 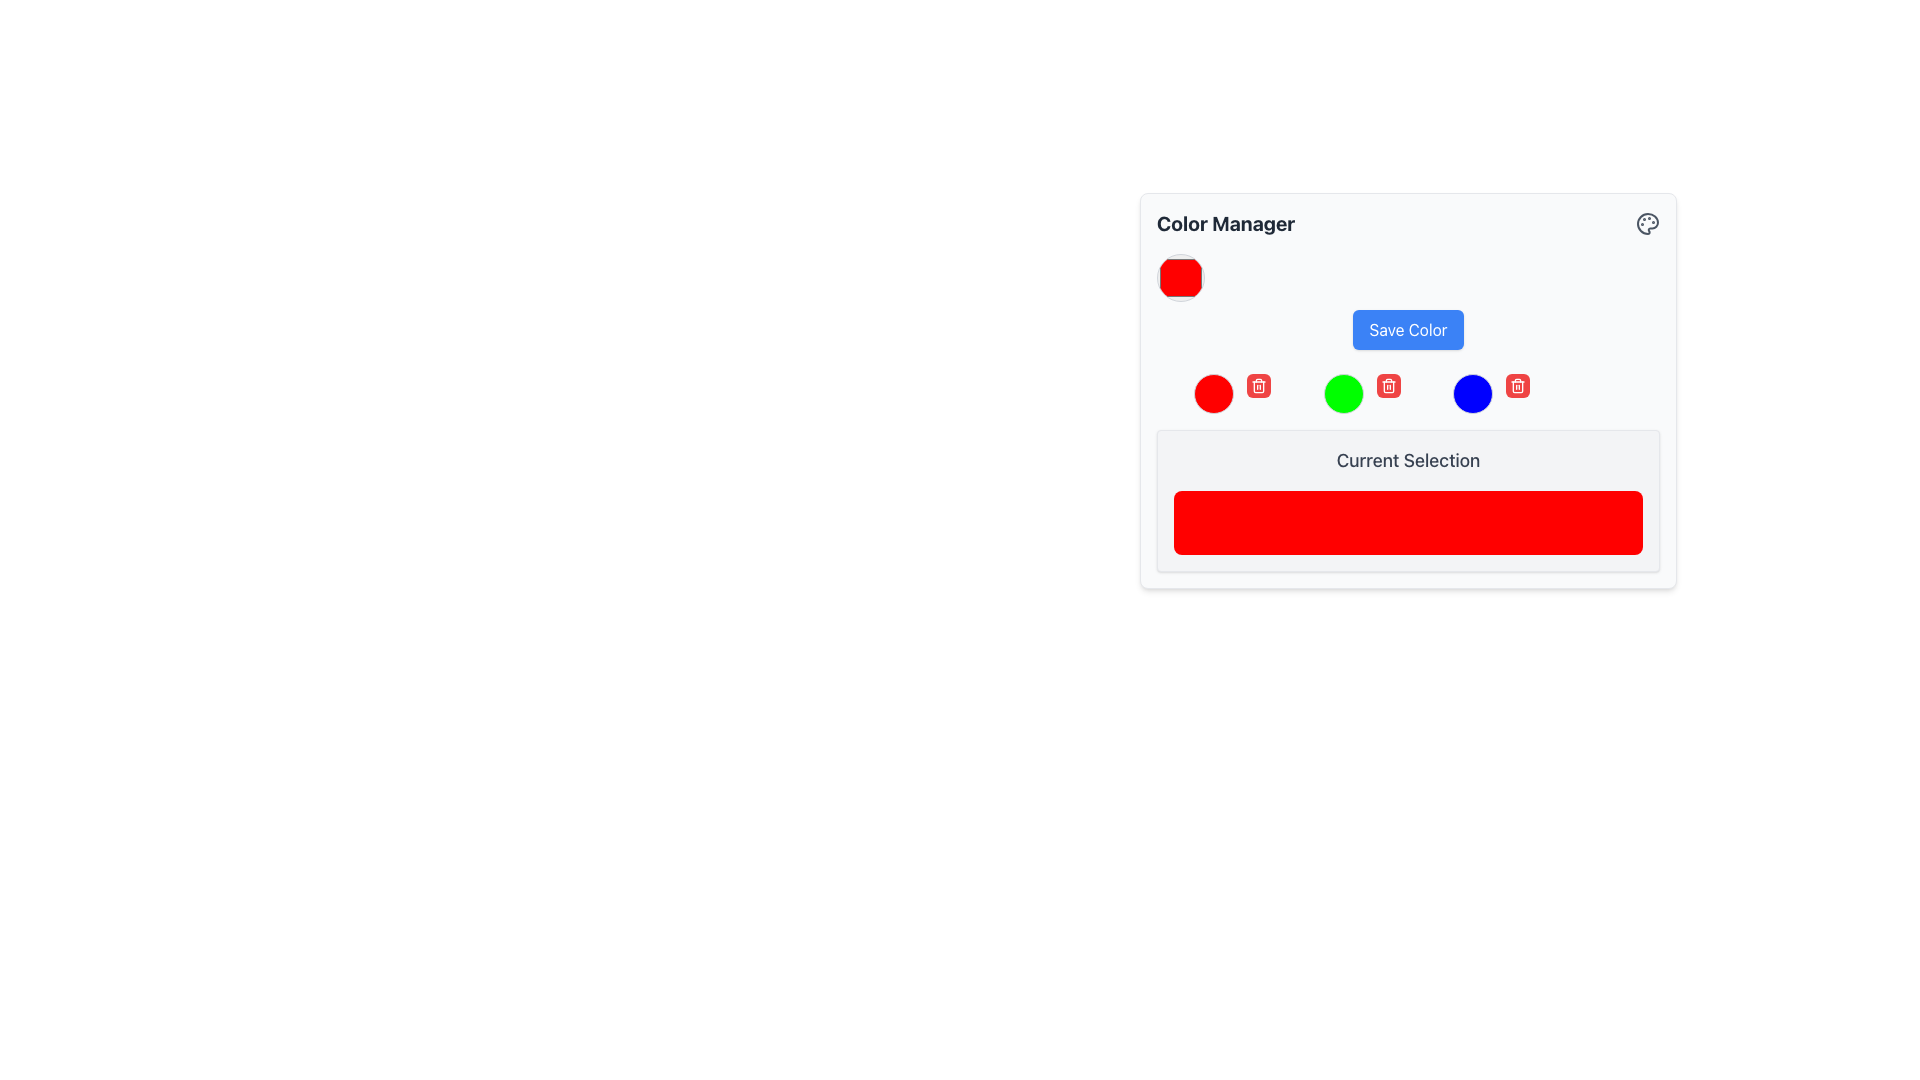 What do you see at coordinates (1407, 301) in the screenshot?
I see `the 'Save Color' button with a blue background and white text, located below the circular red color selector` at bounding box center [1407, 301].